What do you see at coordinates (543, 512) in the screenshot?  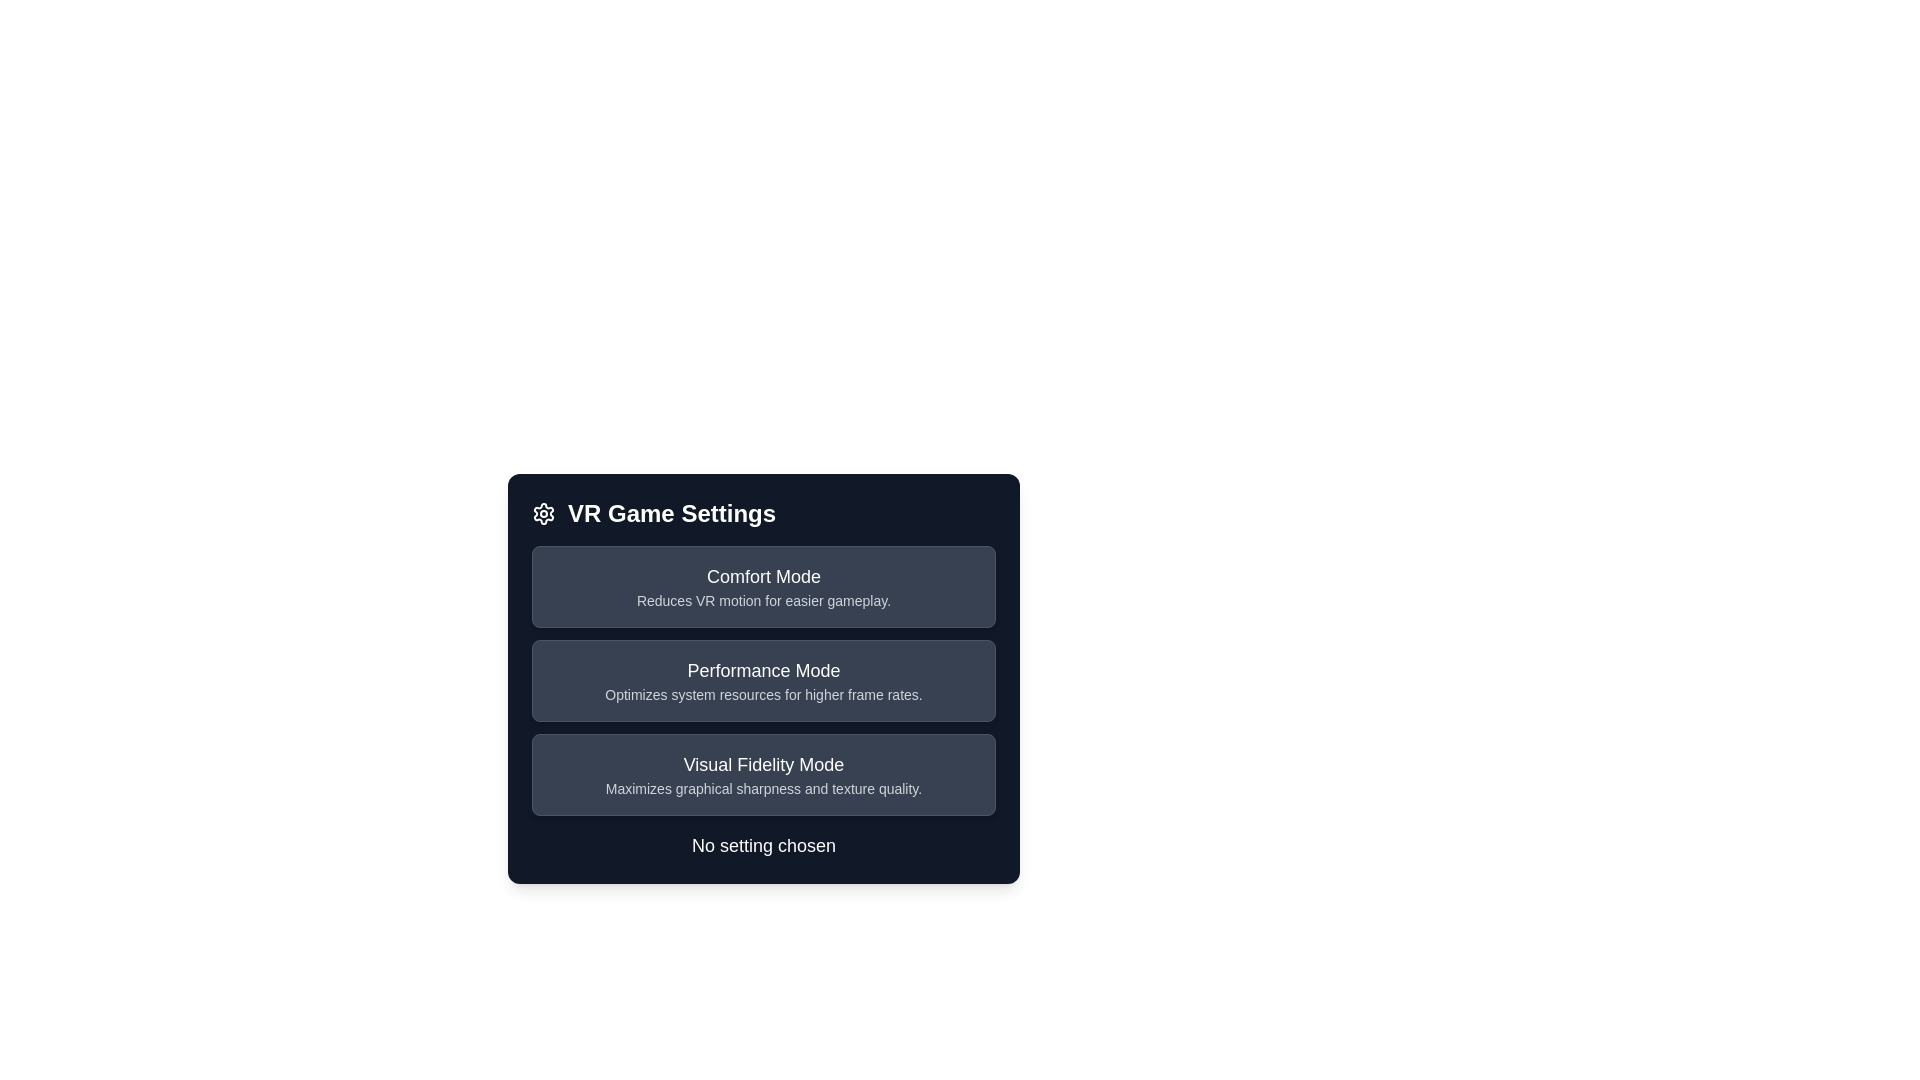 I see `the gear-shaped icon located in the top left section of the 'VR Game Settings' header` at bounding box center [543, 512].